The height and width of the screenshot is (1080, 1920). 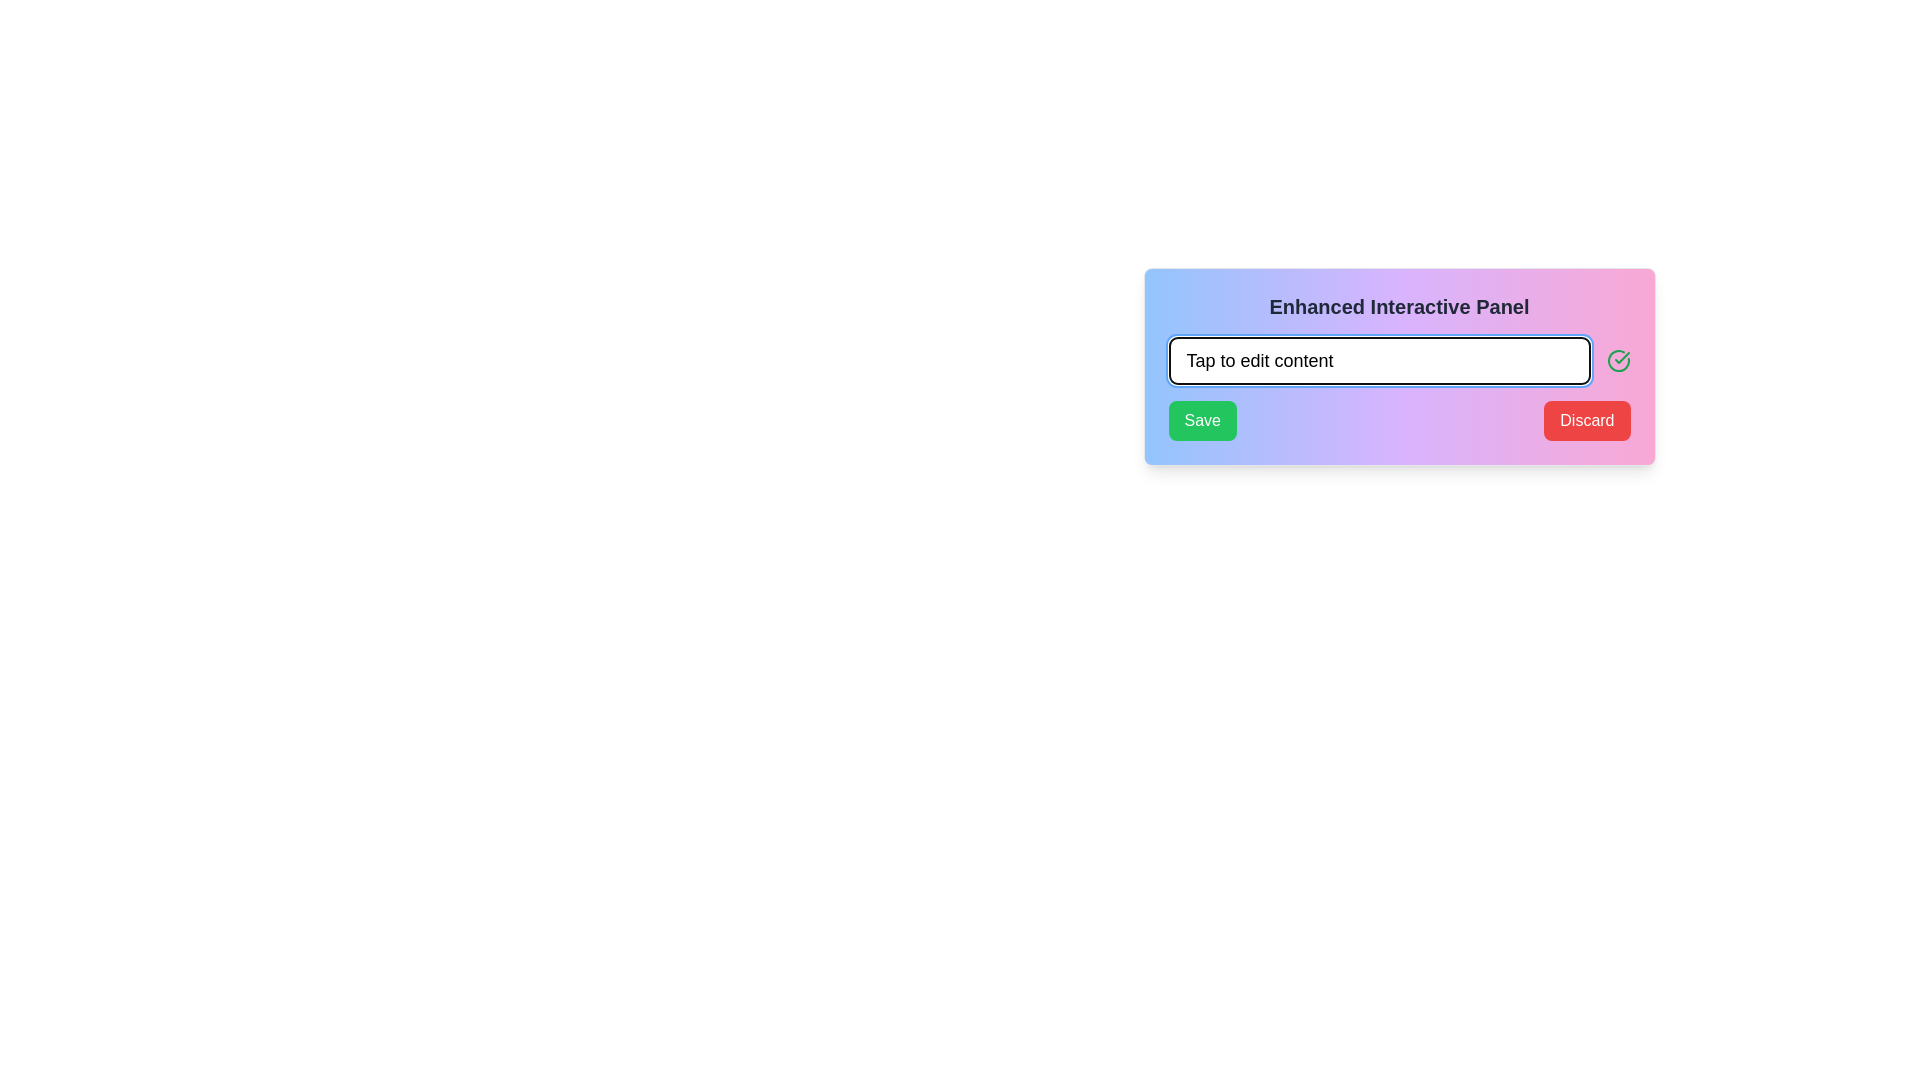 I want to click on the green checkmark icon located in the top-right section of the interactive panel, which is styled as a circular icon, so click(x=1622, y=357).